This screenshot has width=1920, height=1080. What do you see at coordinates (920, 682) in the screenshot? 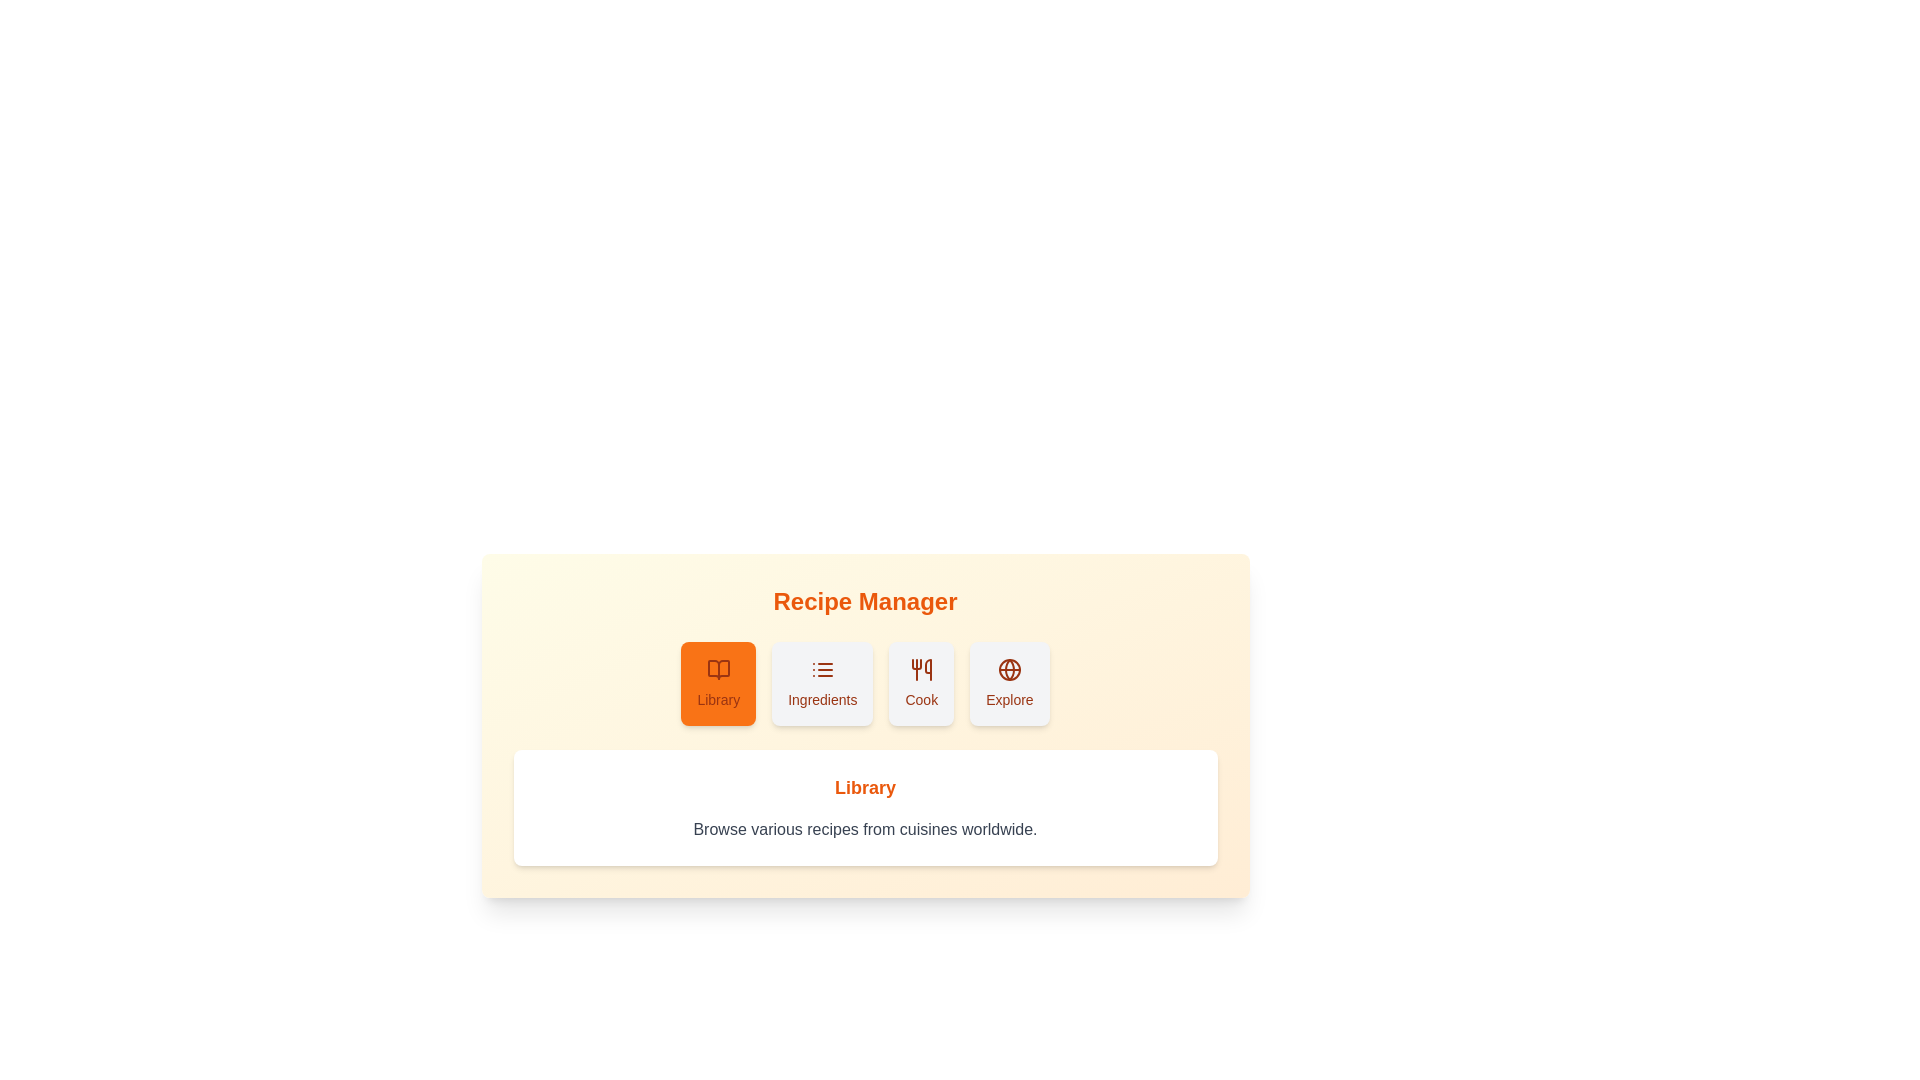
I see `the Cook tab in the RecipeCollection component` at bounding box center [920, 682].